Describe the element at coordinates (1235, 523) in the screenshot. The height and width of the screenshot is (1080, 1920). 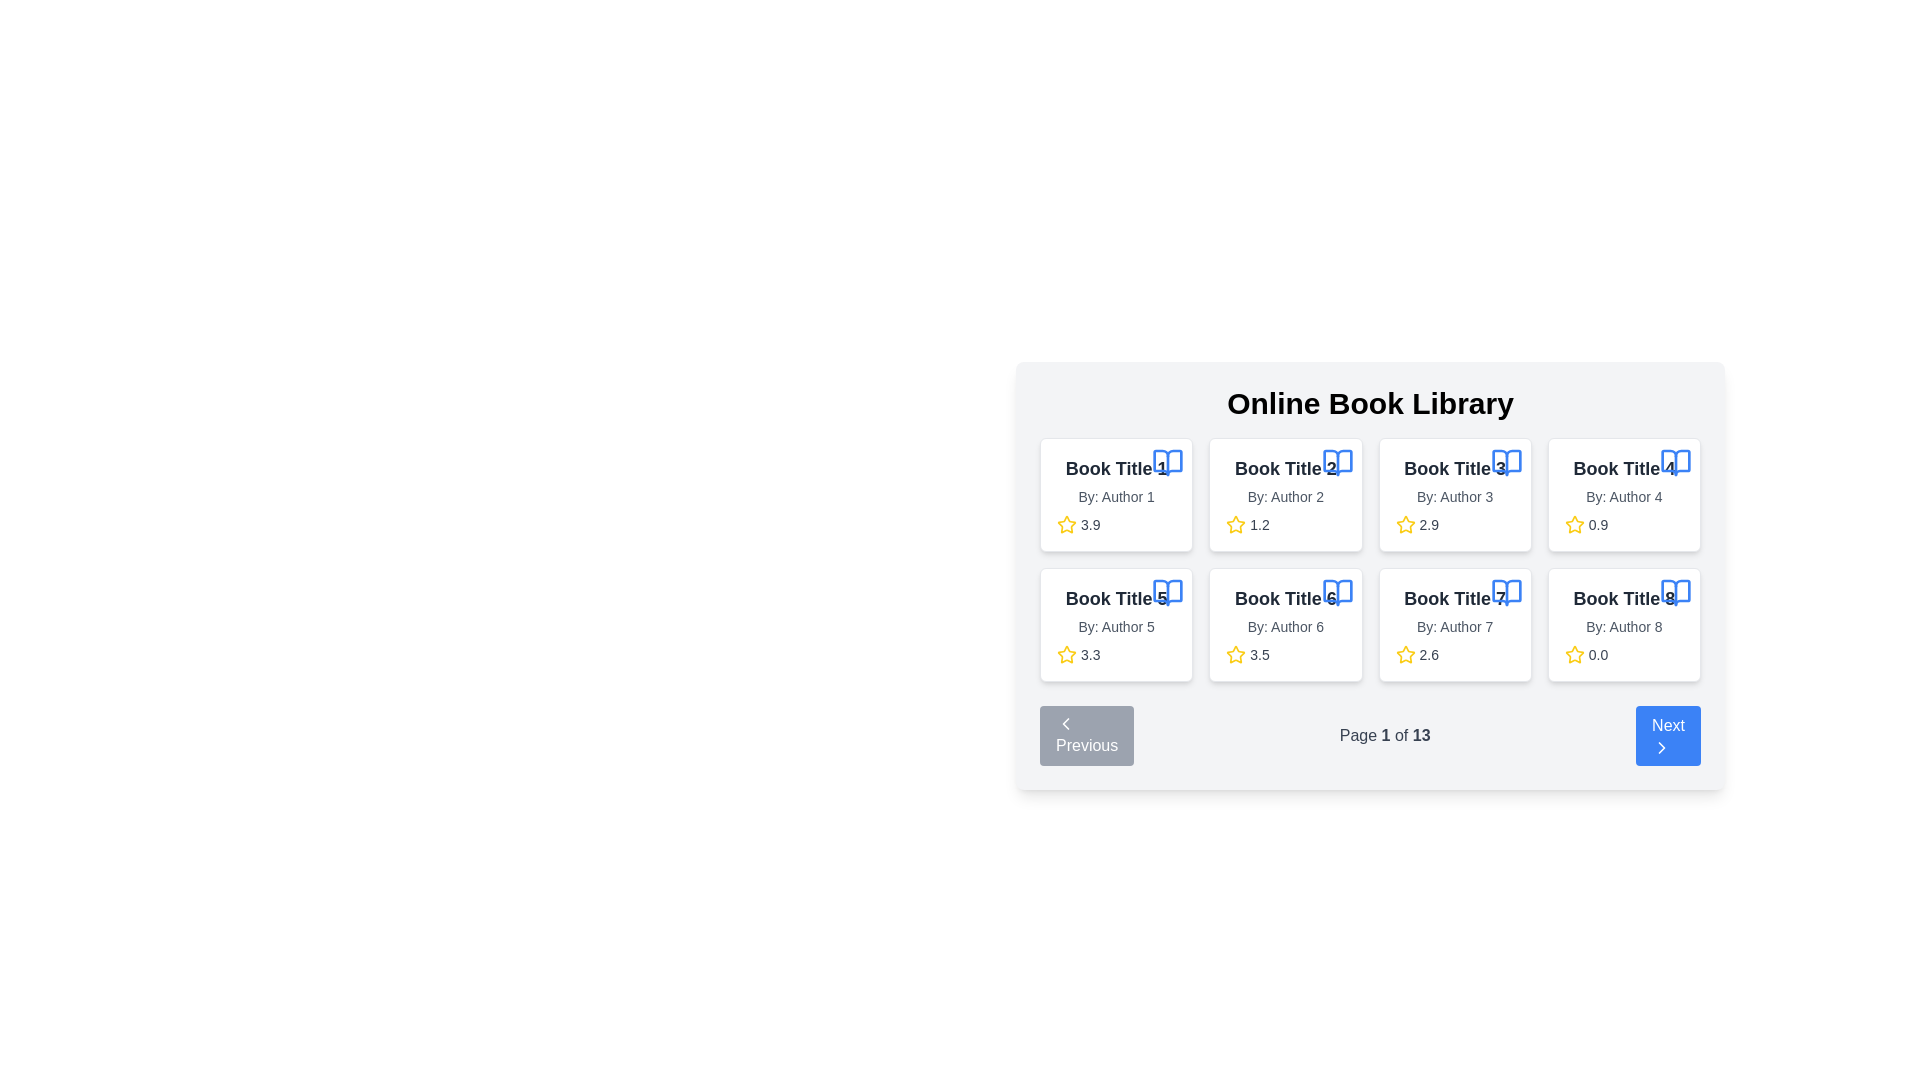
I see `middle star icon with a yellow outline representing the rating of the second book card in the grid` at that location.